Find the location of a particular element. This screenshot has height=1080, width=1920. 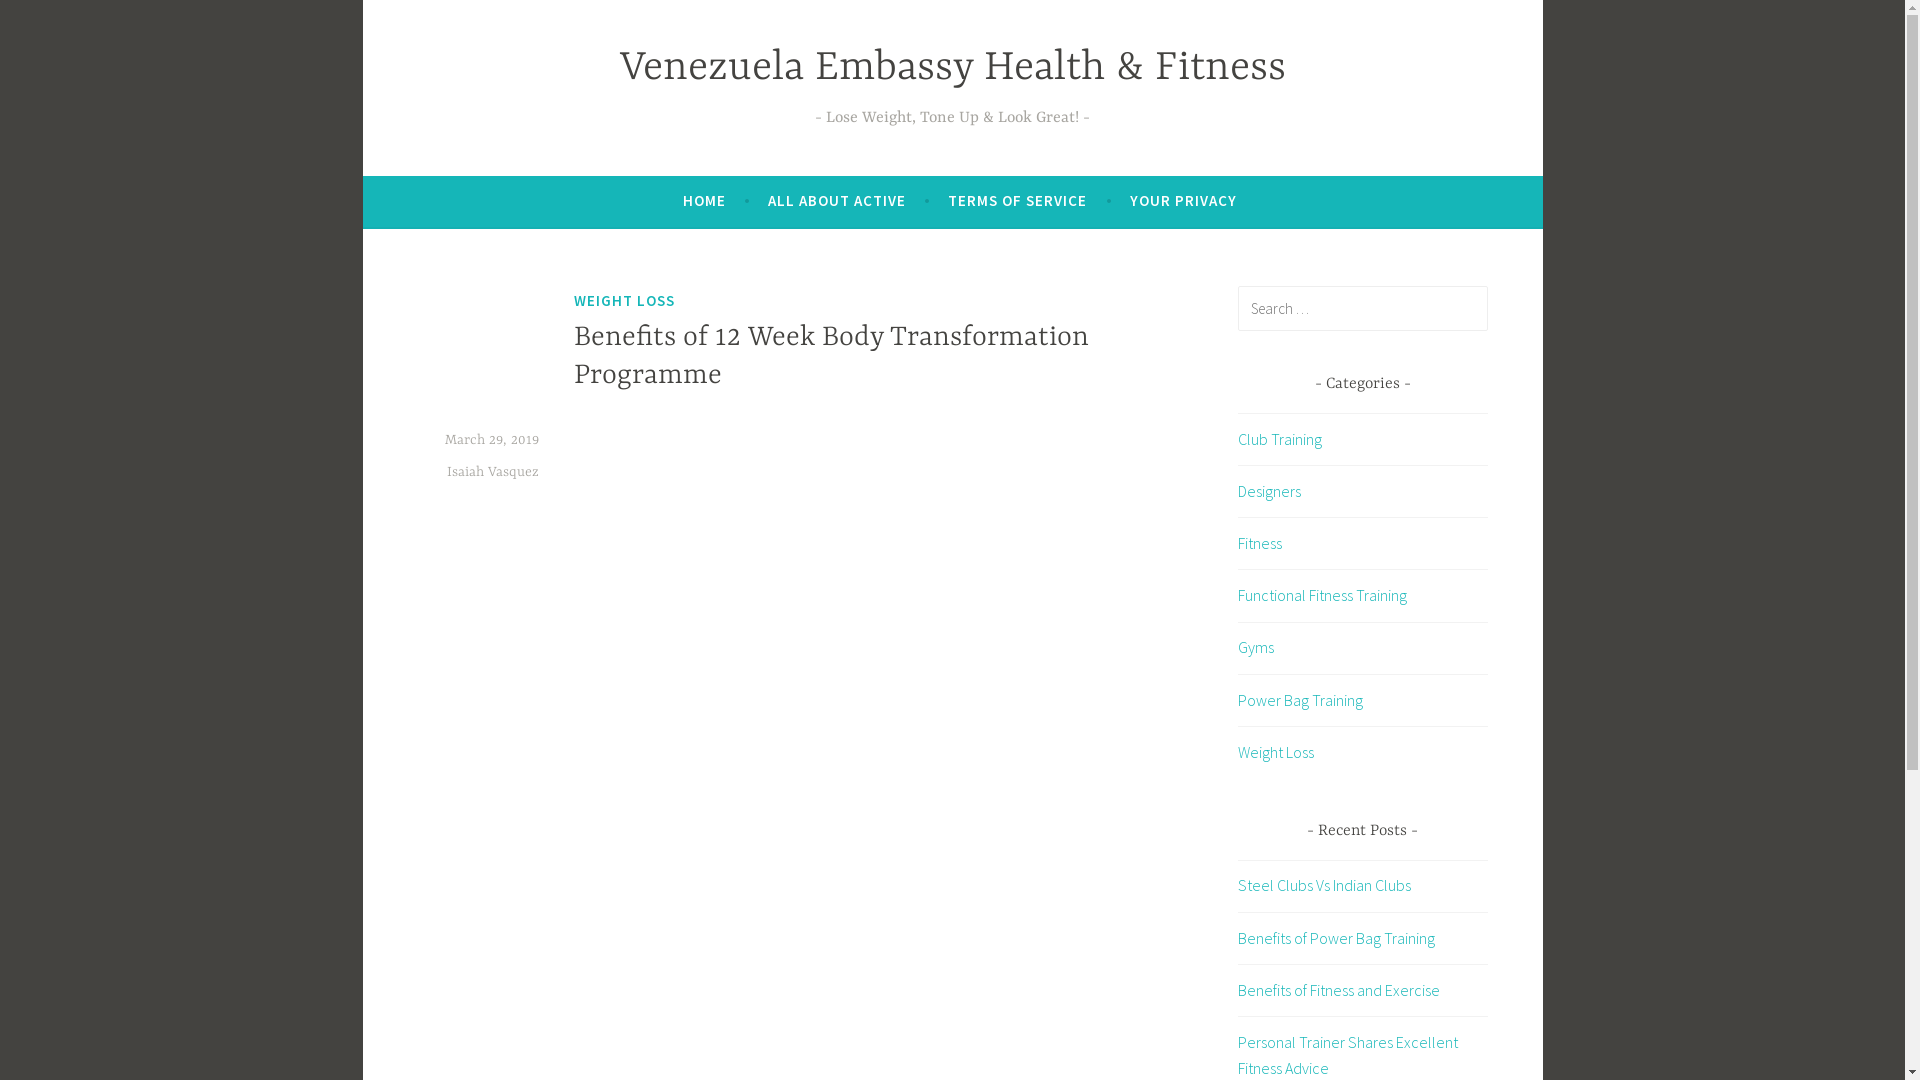

'Club Training' is located at coordinates (1280, 438).